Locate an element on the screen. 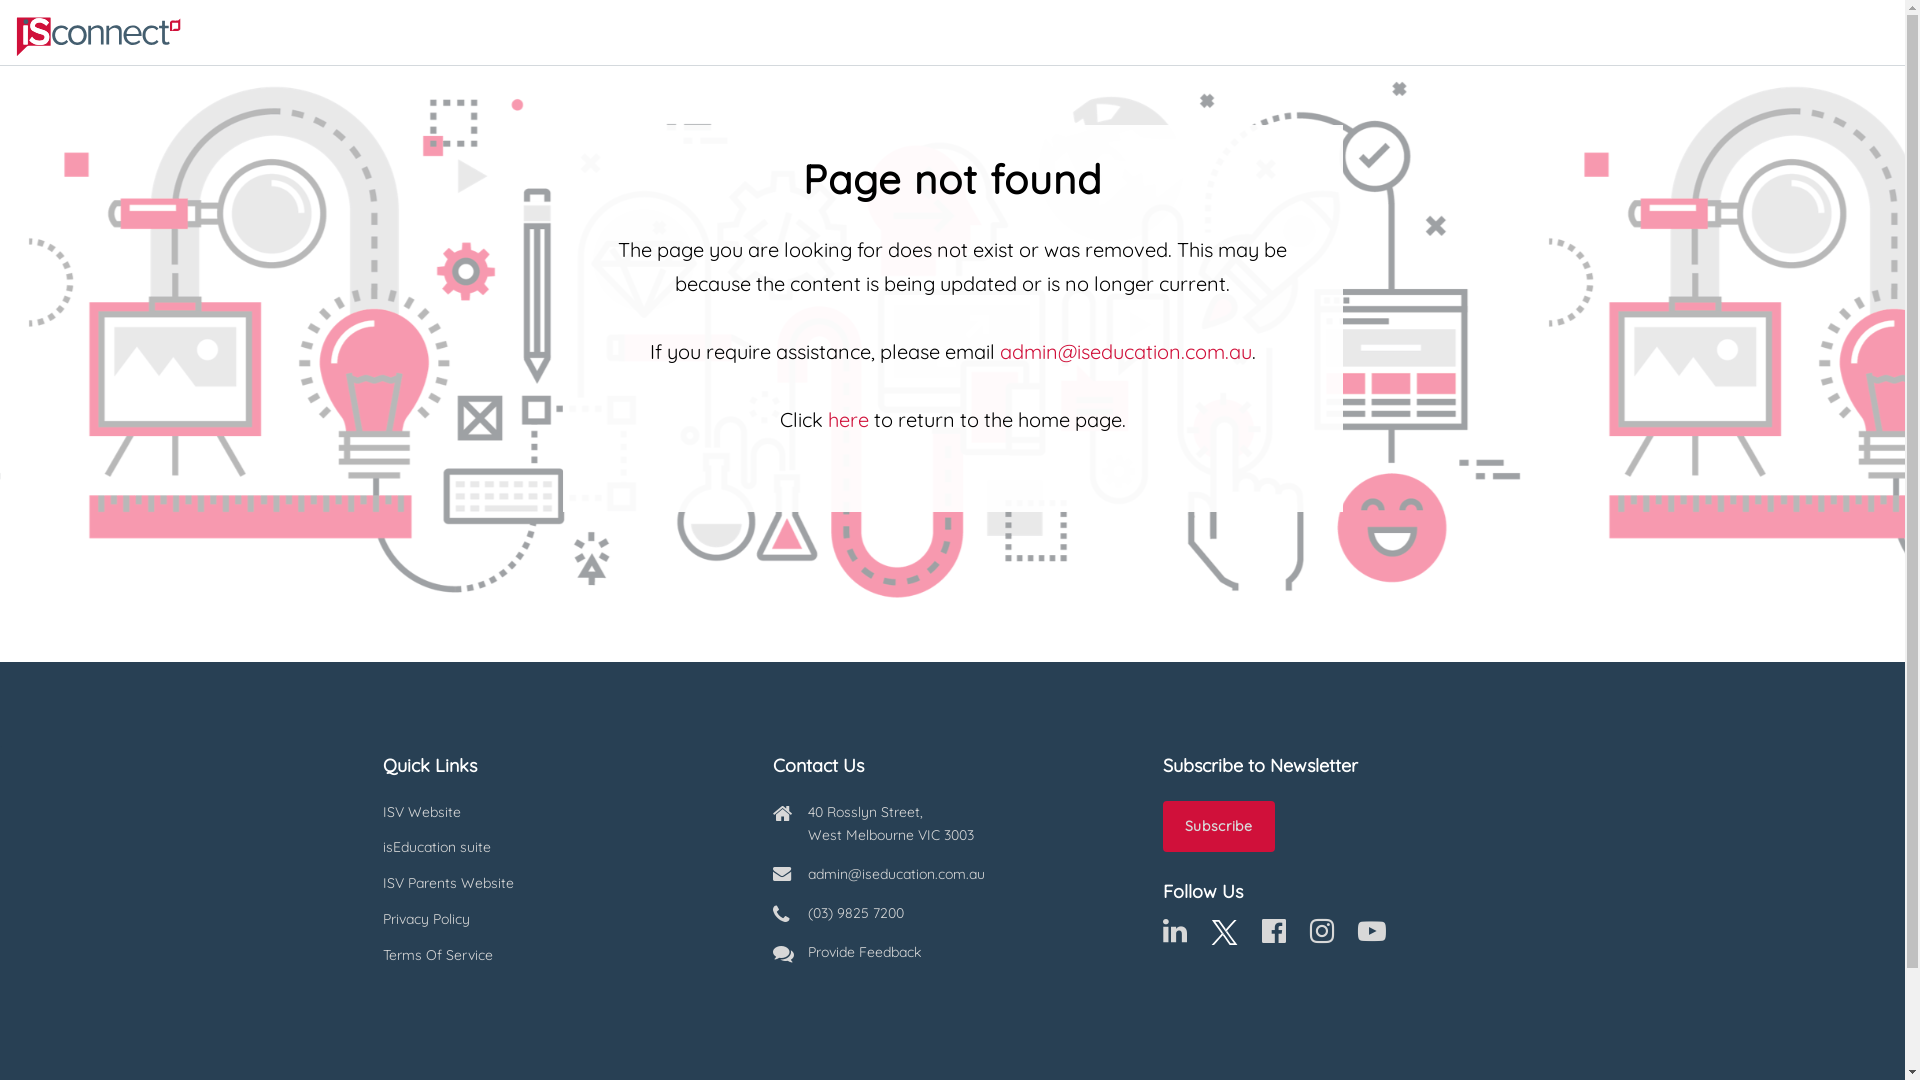 This screenshot has height=1080, width=1920. 'ISV YouTube' is located at coordinates (1371, 936).